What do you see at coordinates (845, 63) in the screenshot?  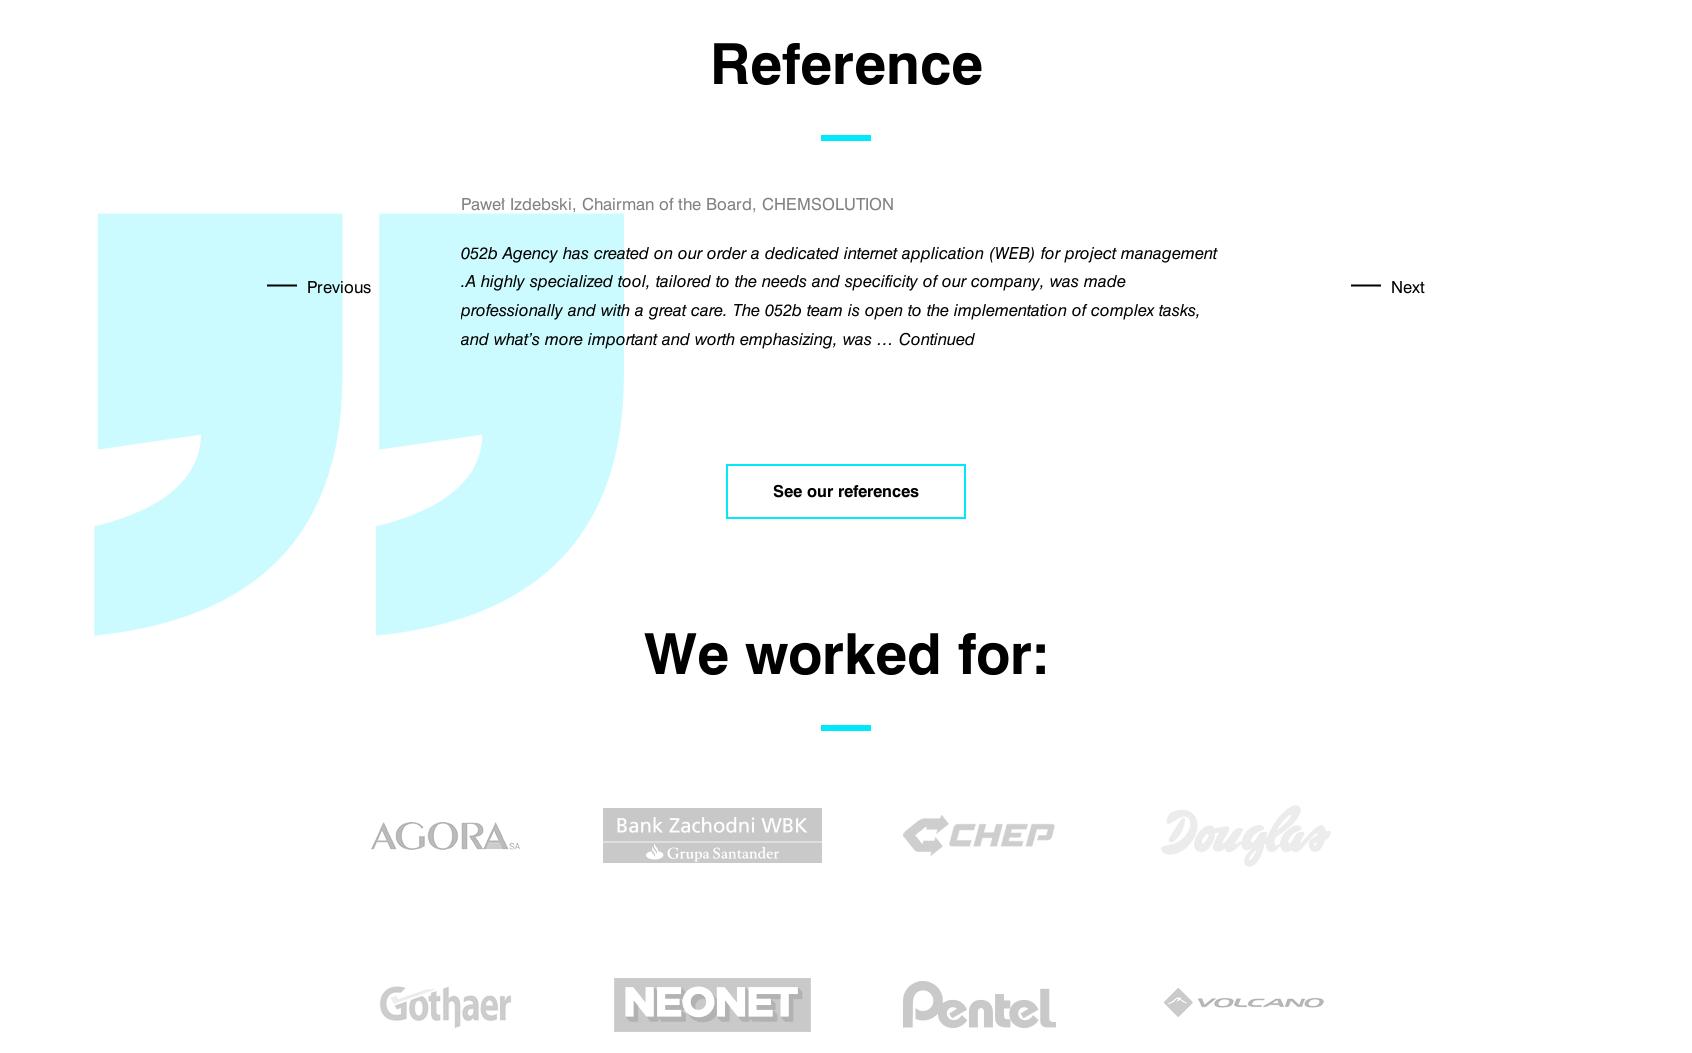 I see `'Reference'` at bounding box center [845, 63].